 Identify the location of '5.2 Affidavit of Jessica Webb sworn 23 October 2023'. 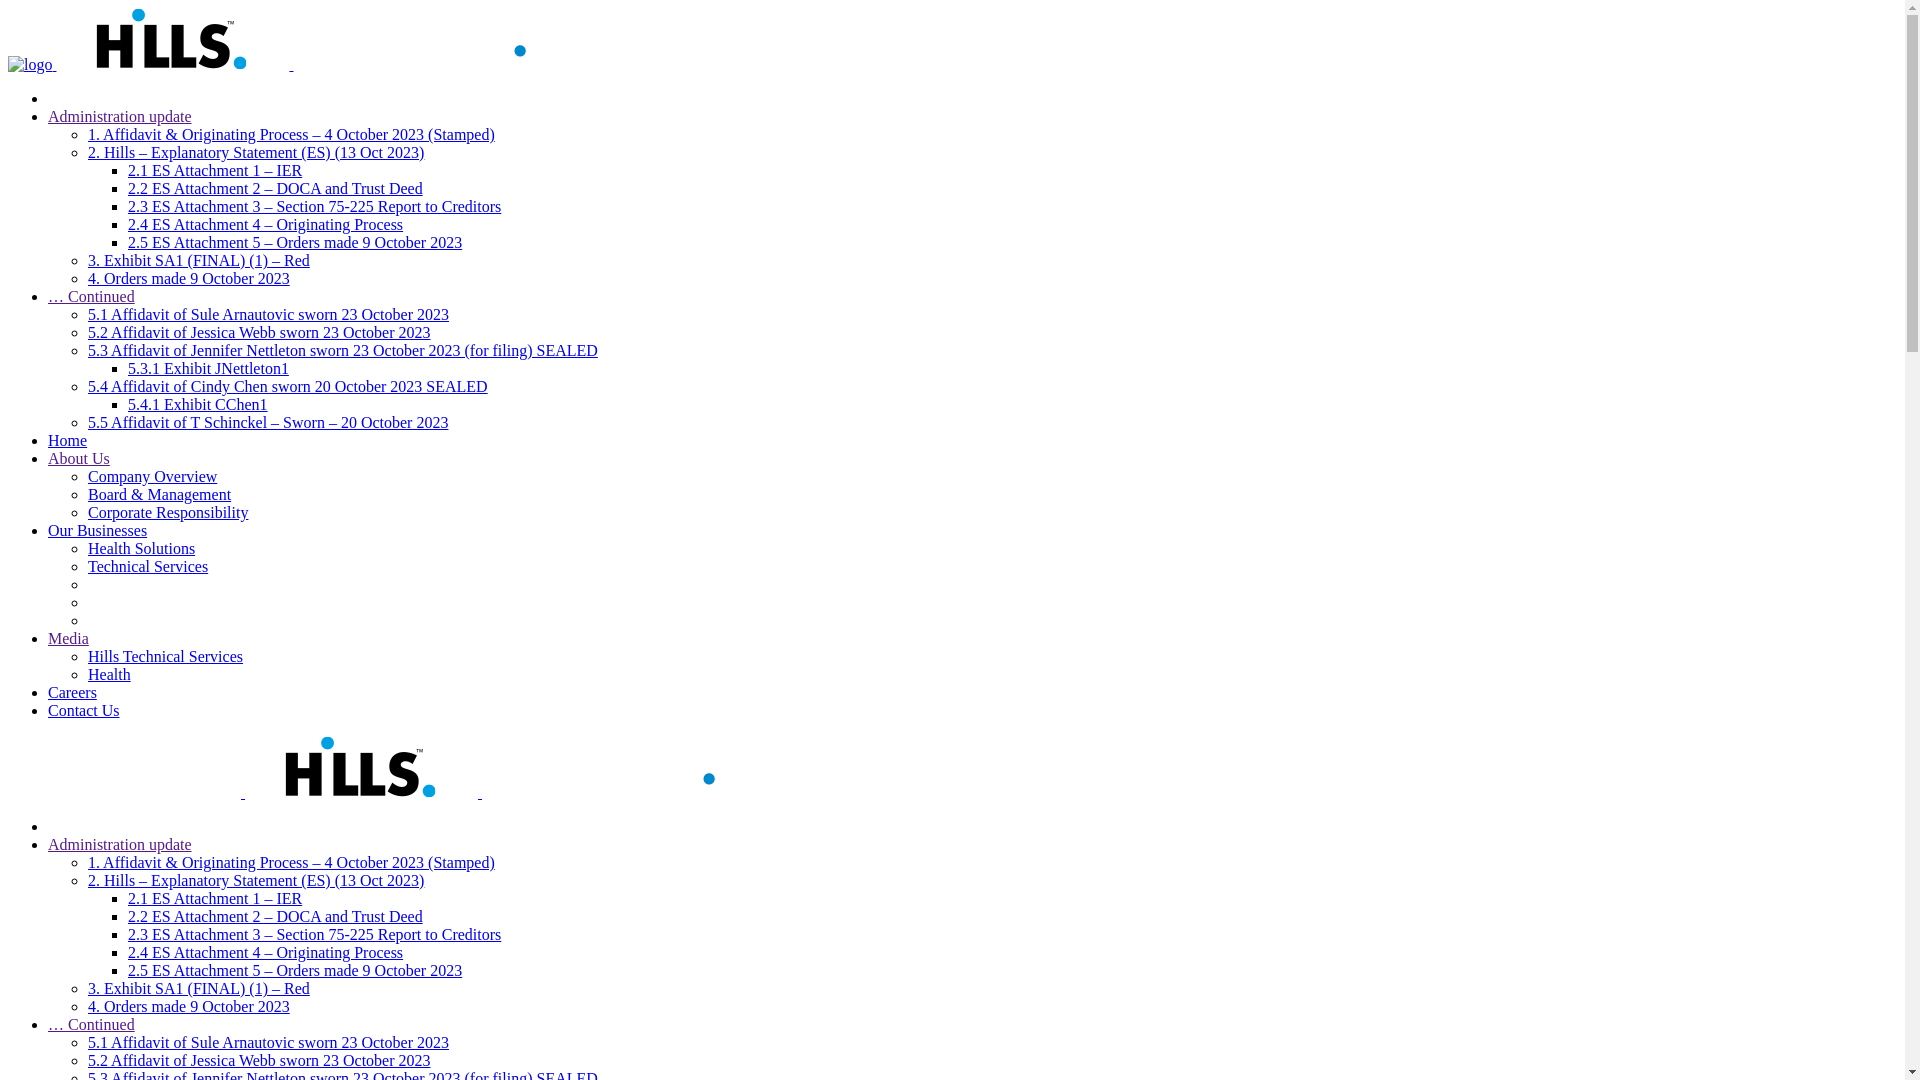
(258, 331).